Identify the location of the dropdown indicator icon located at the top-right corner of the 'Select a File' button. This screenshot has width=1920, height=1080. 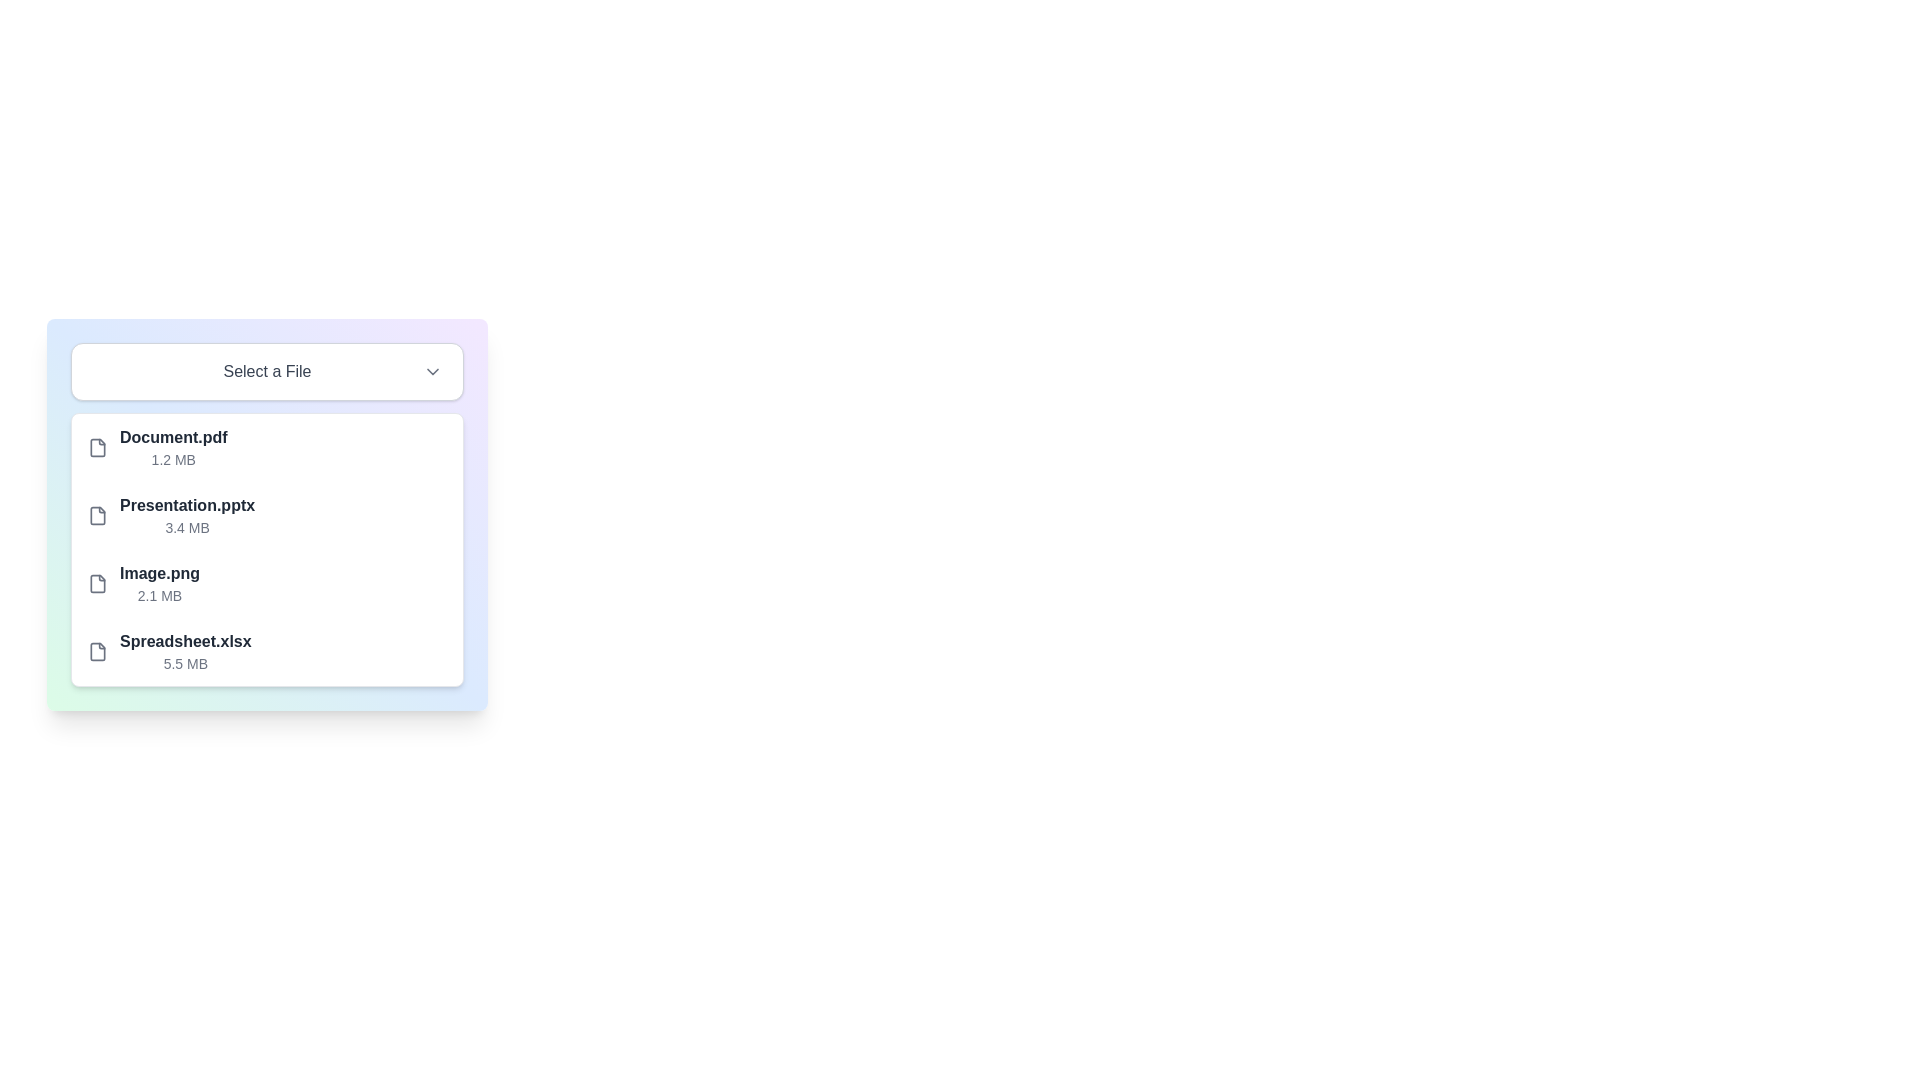
(431, 371).